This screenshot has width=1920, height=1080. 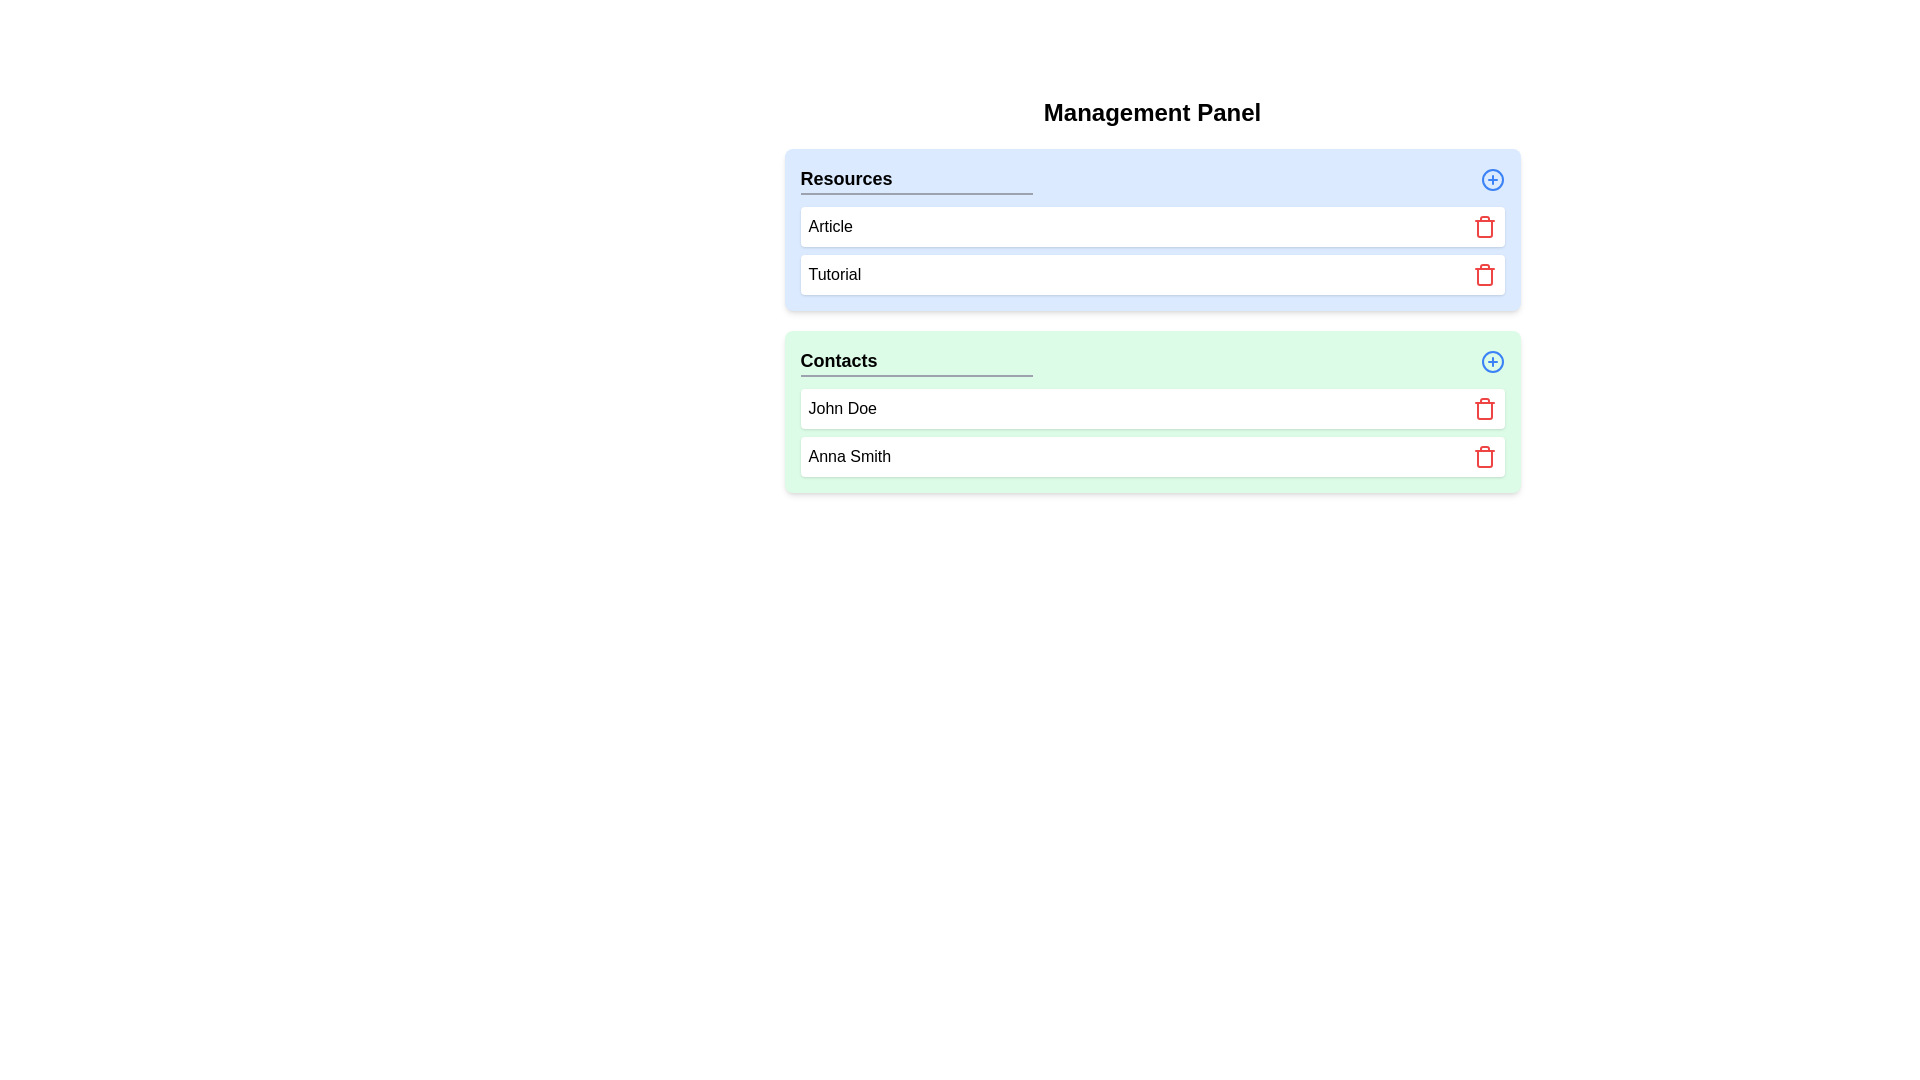 I want to click on '+' button for the category Contacts to add a new element, so click(x=1492, y=362).